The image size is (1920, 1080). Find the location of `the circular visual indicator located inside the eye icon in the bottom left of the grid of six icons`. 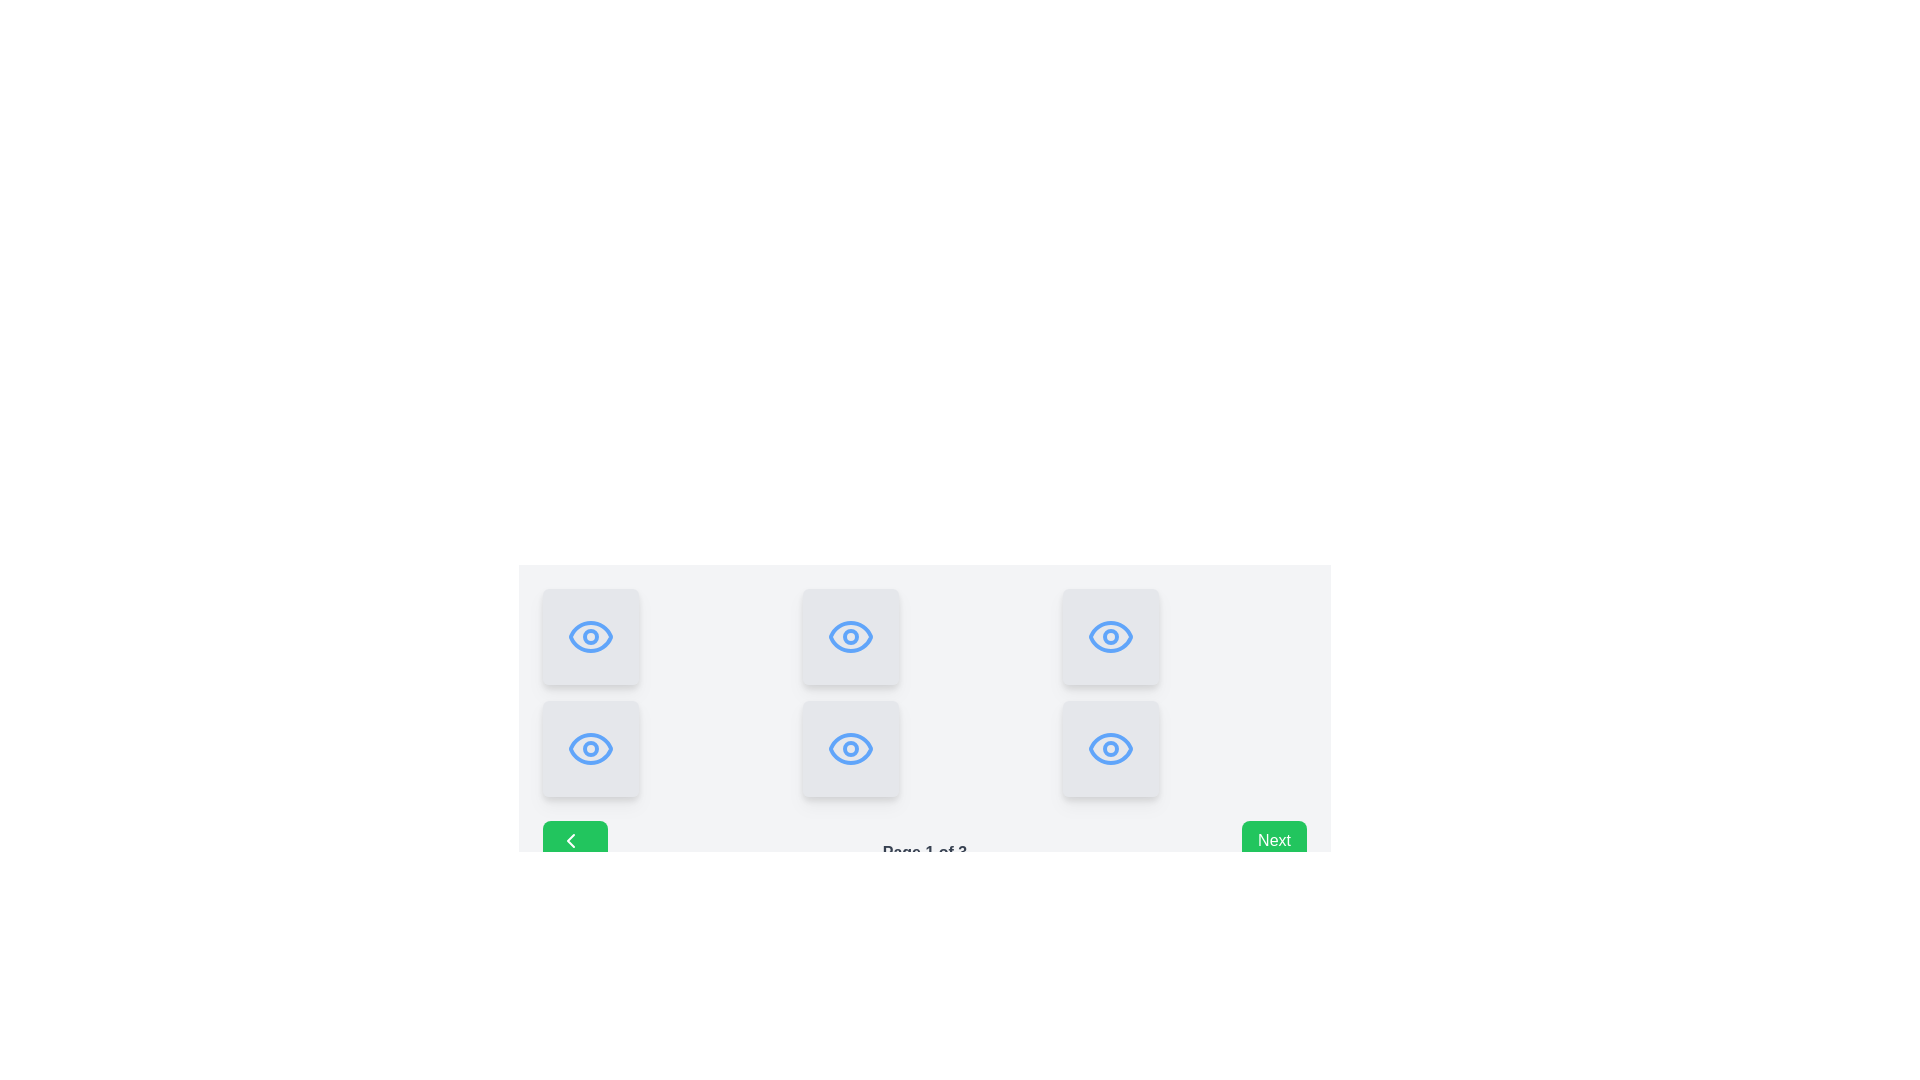

the circular visual indicator located inside the eye icon in the bottom left of the grid of six icons is located at coordinates (589, 748).